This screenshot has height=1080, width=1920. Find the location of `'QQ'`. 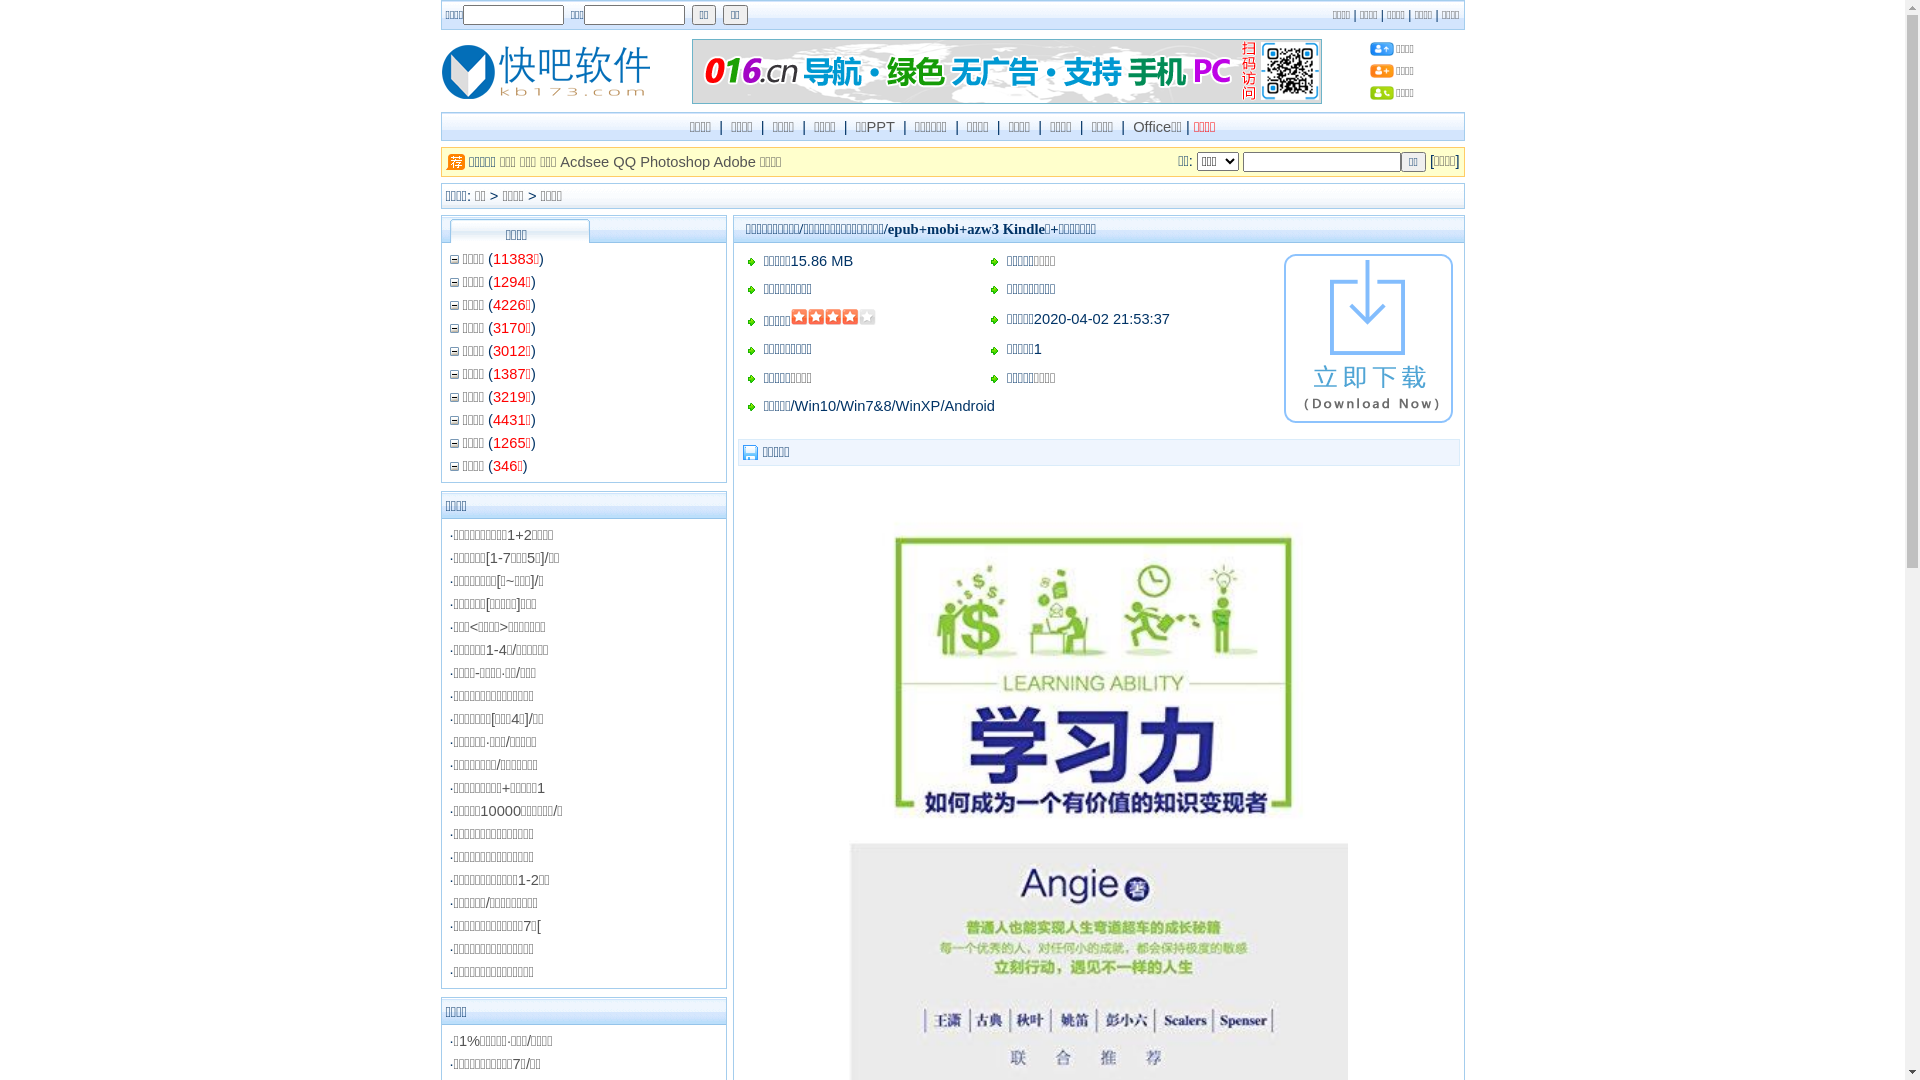

'QQ' is located at coordinates (612, 161).